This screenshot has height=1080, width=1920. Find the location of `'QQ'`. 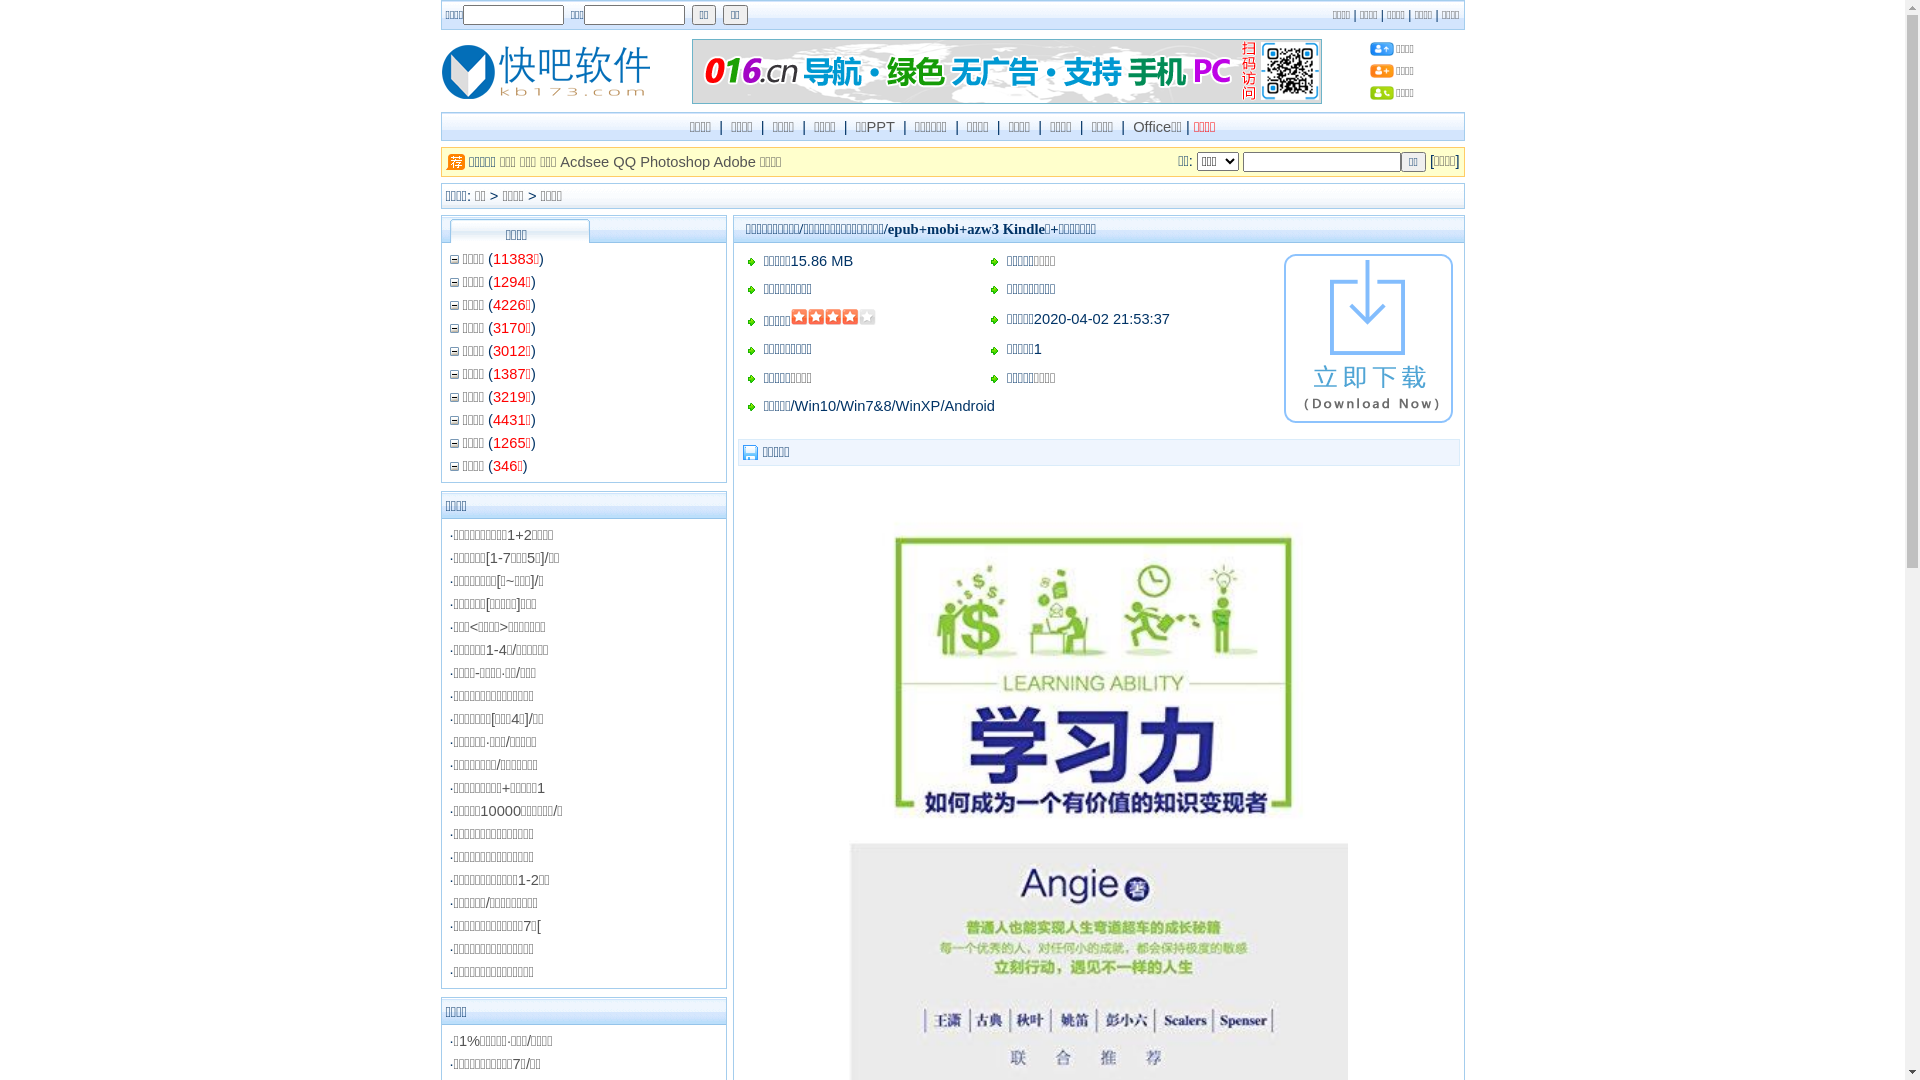

'QQ' is located at coordinates (612, 161).